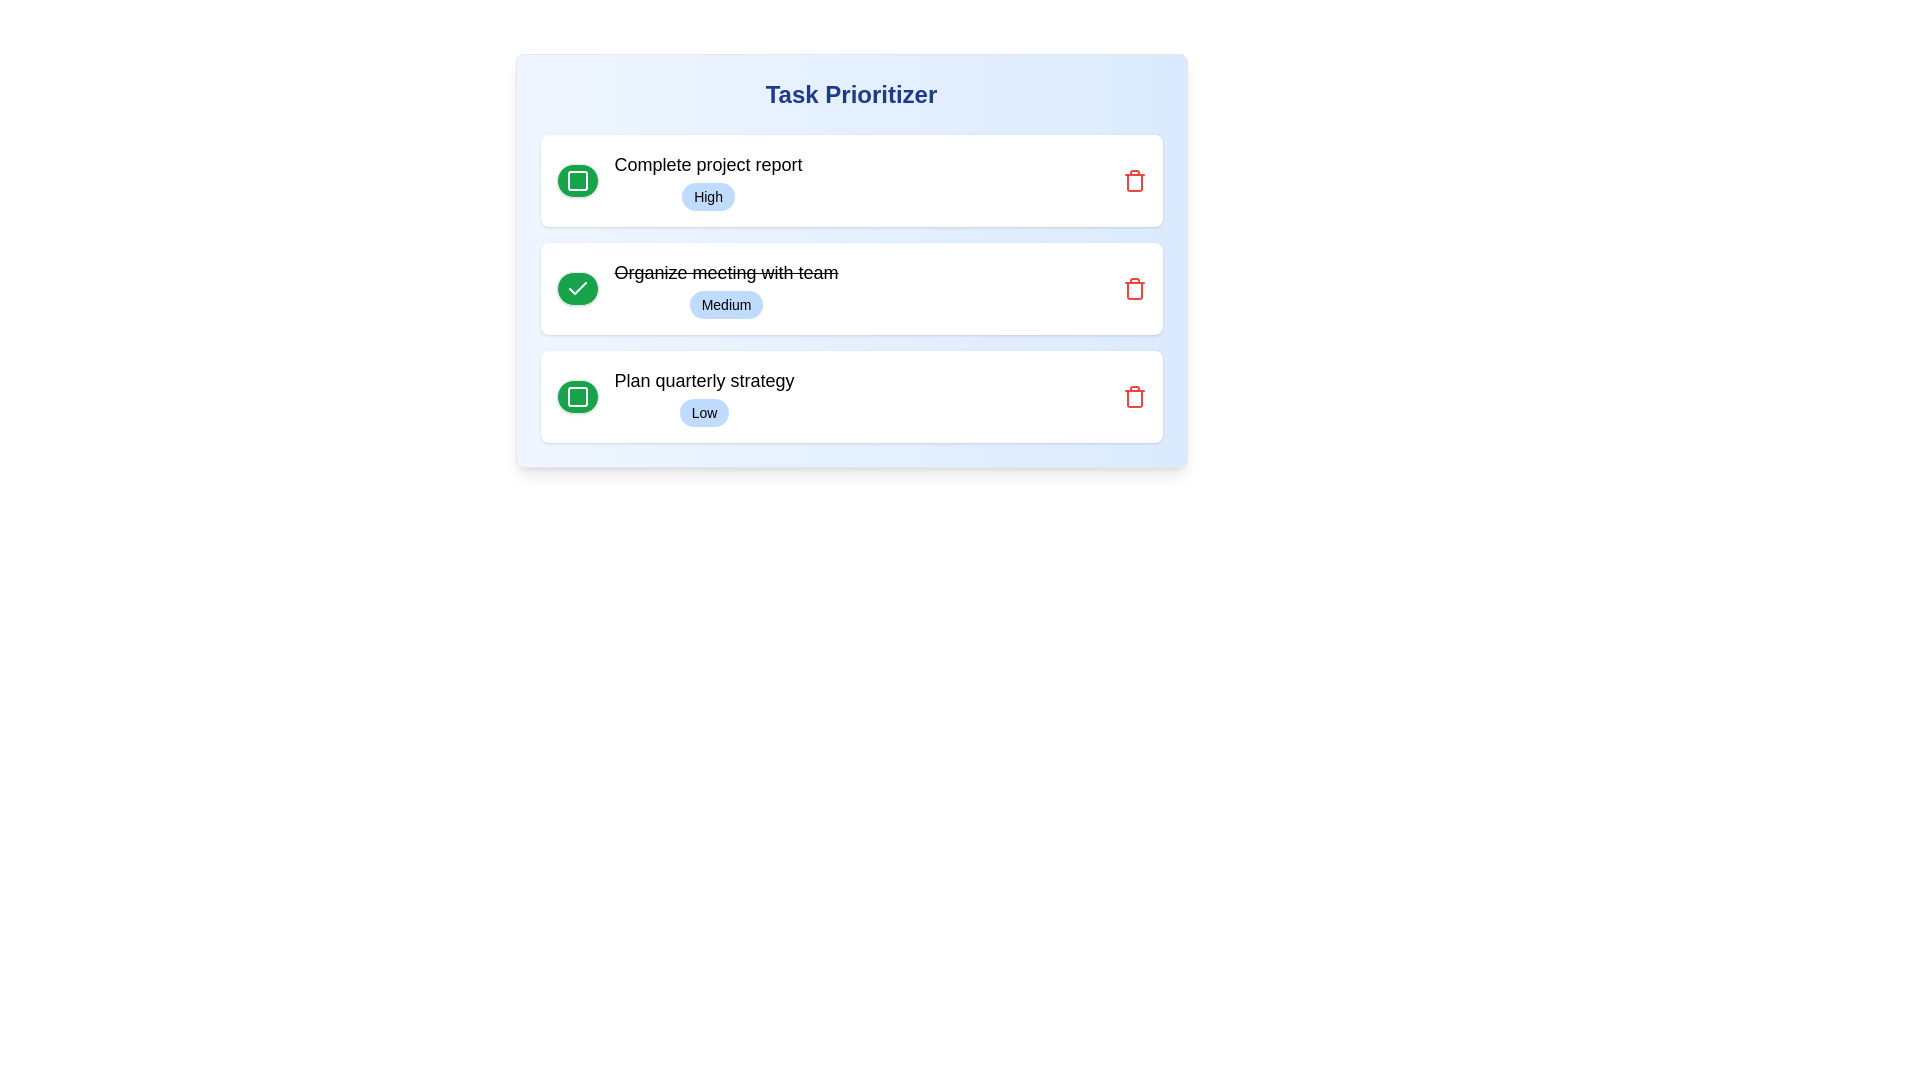 This screenshot has height=1080, width=1920. I want to click on the text label that reads 'Complete project report', which is positioned at the top of the first task item in a vertical list, aligned with a checkbox icon to its left and above a 'High' priority badge, so click(708, 164).